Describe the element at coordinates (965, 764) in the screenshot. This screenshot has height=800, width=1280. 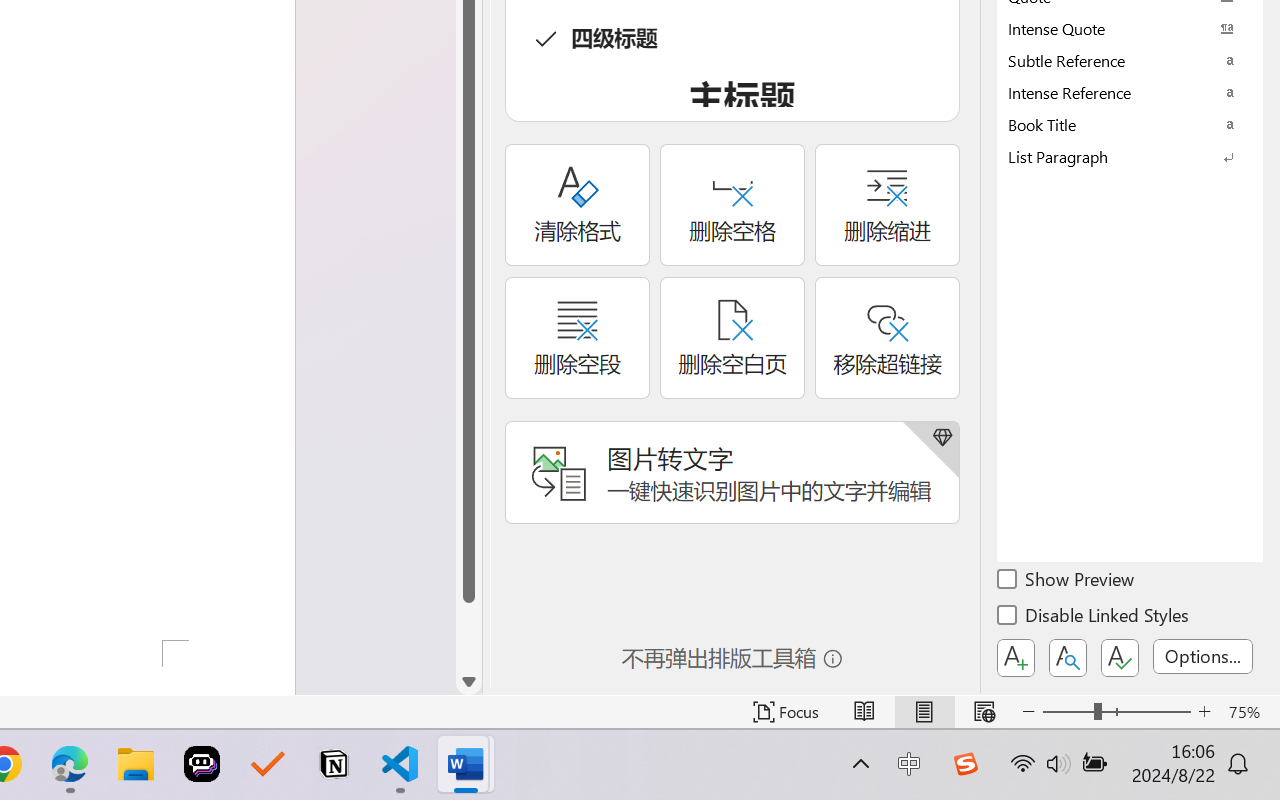
I see `'Class: Image'` at that location.